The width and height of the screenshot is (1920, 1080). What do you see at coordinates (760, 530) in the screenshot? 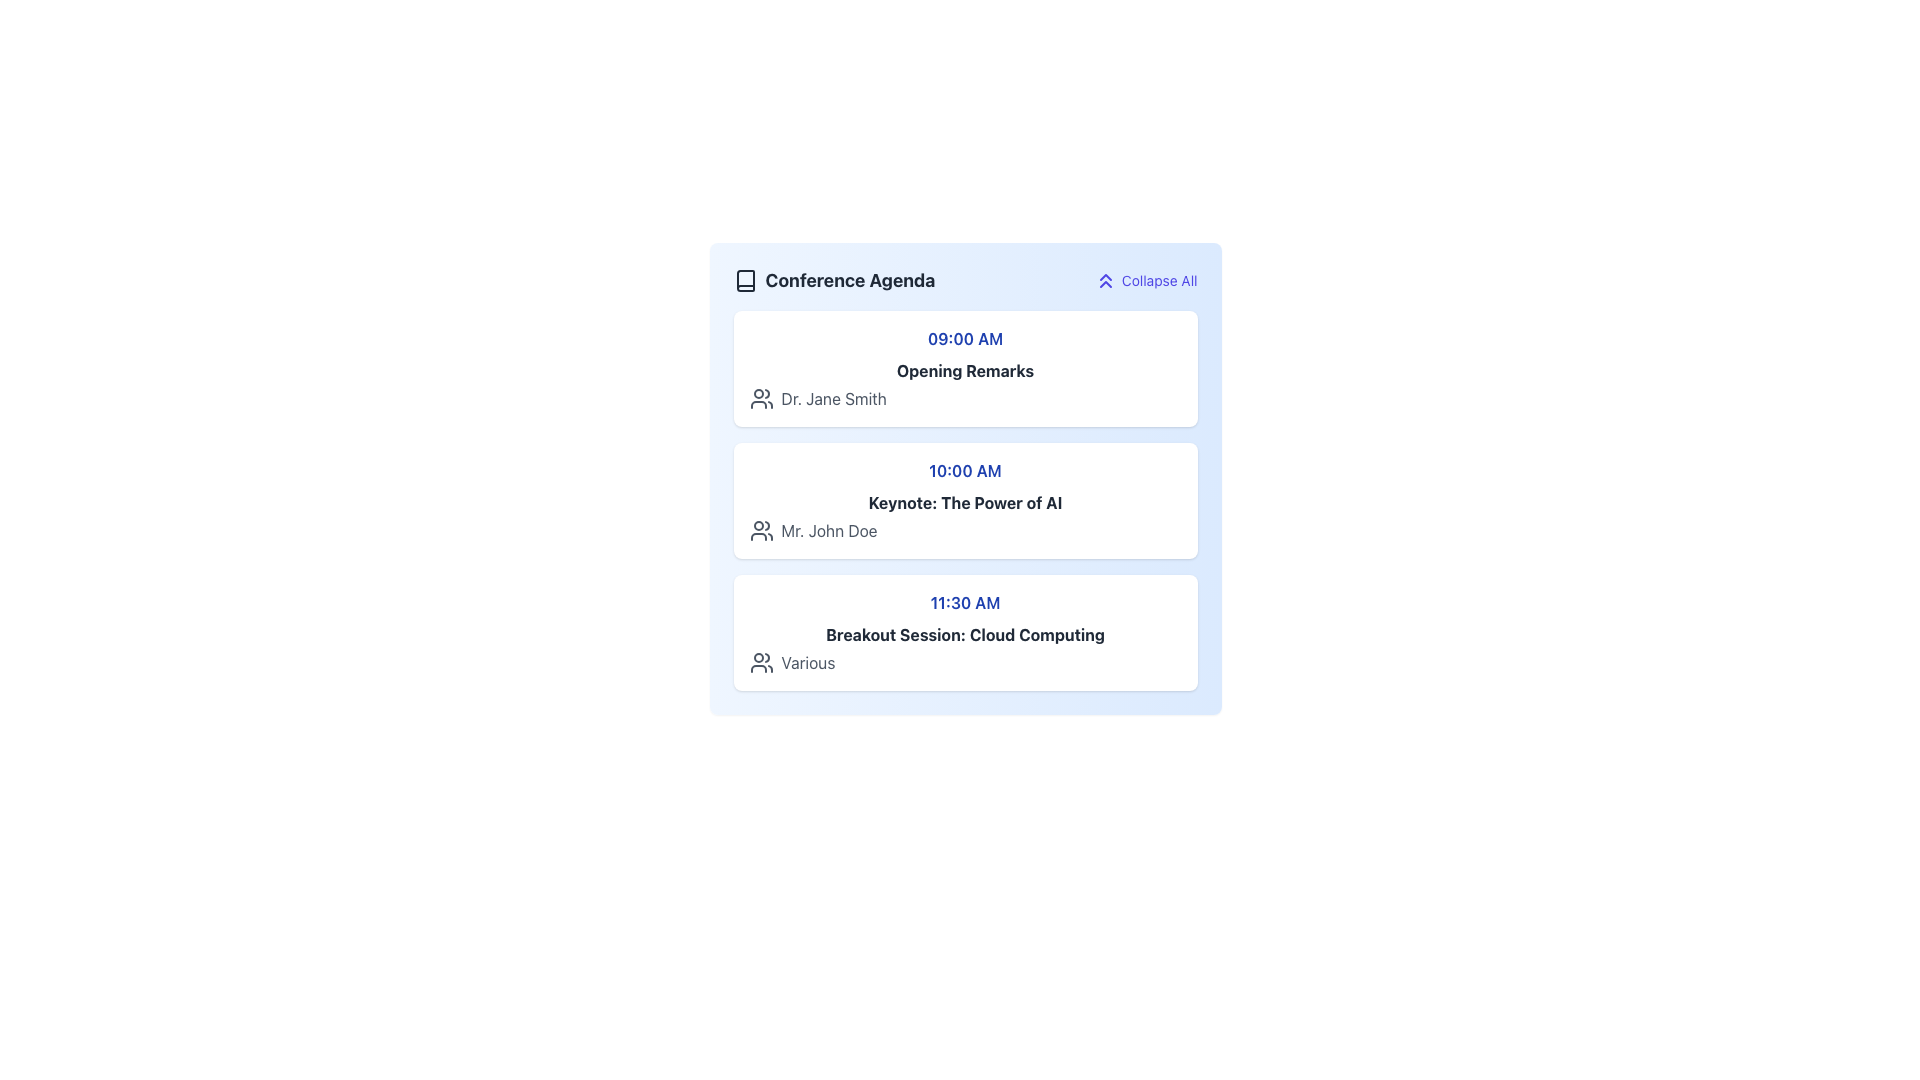
I see `the icon resembling a group of people, which is styled in a dark color and positioned next to the text 'Mr. John Doe' in the second session block titled '10:00 AM Keynote: The Power of AI'` at bounding box center [760, 530].